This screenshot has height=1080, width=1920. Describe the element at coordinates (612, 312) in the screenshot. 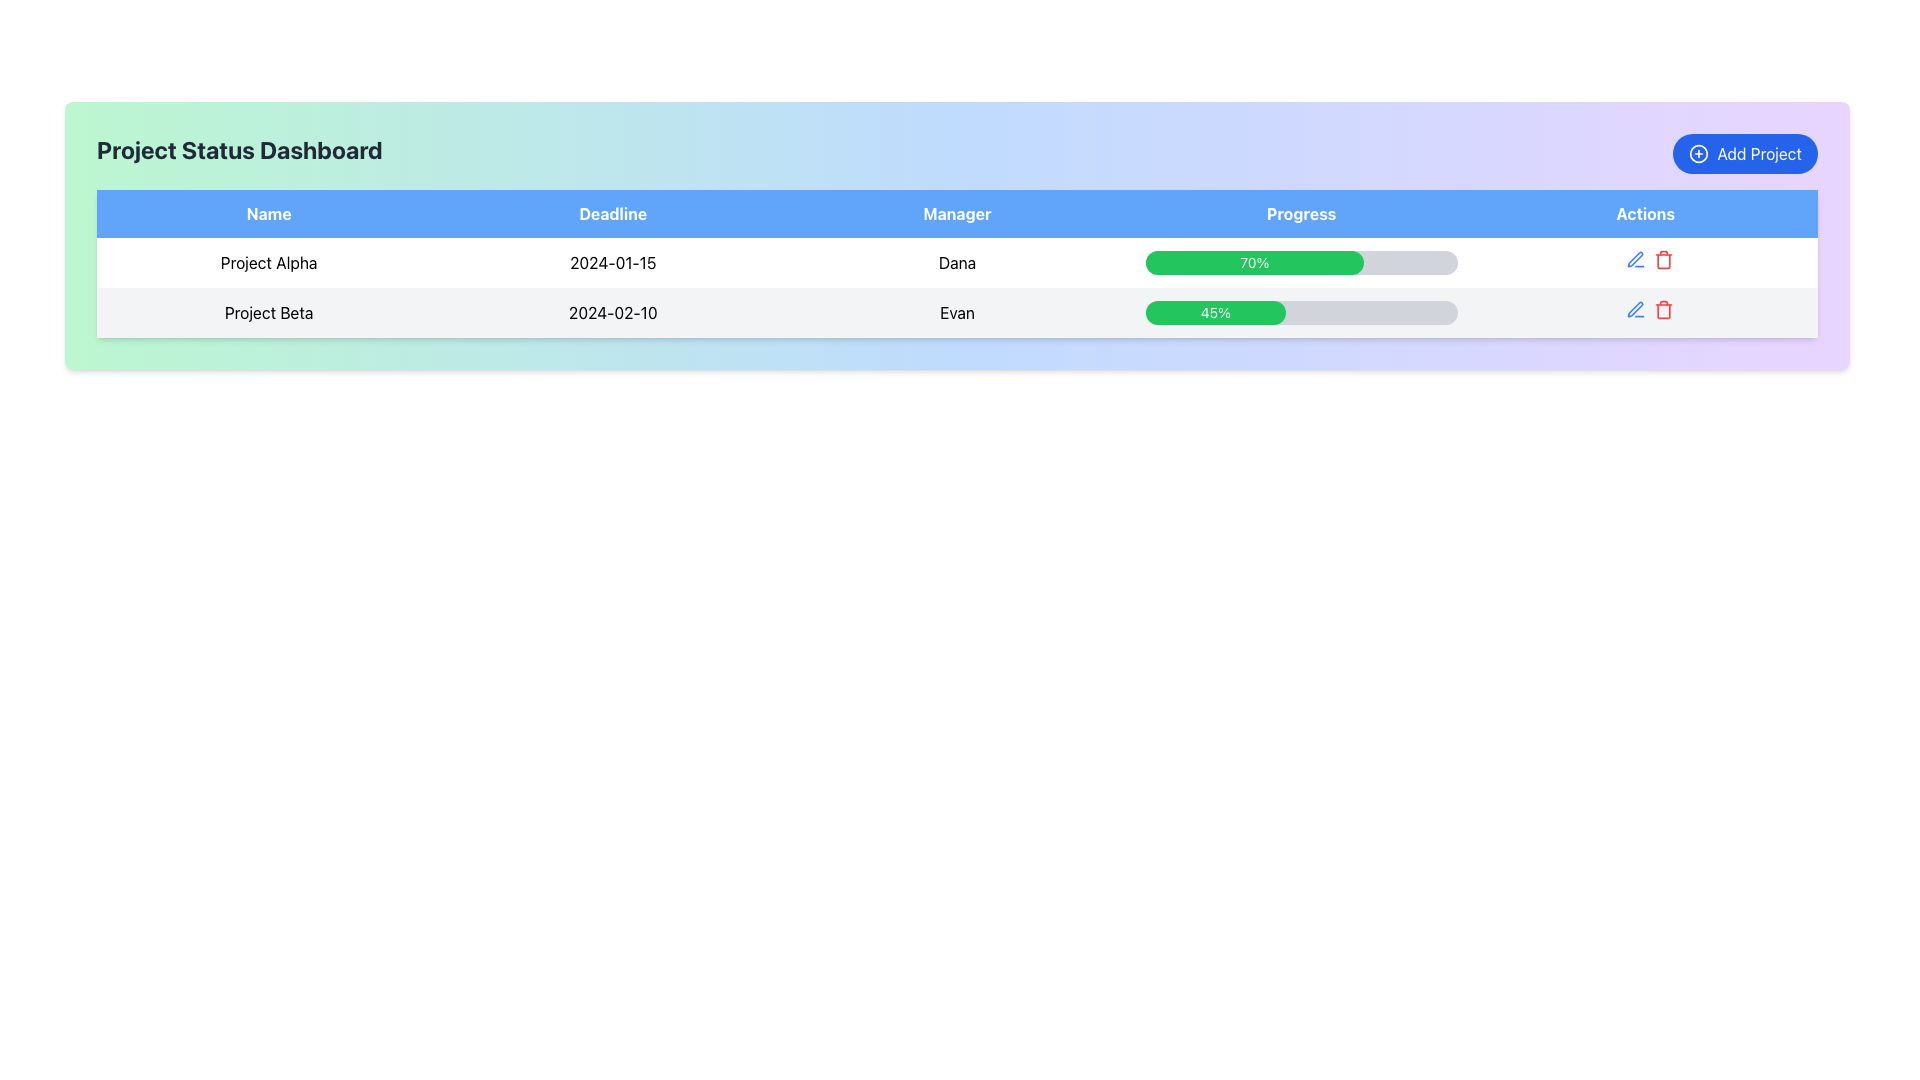

I see `the static text label displaying the date '2024-02-10', which is located in the 'Deadline' column of the second row in the table` at that location.